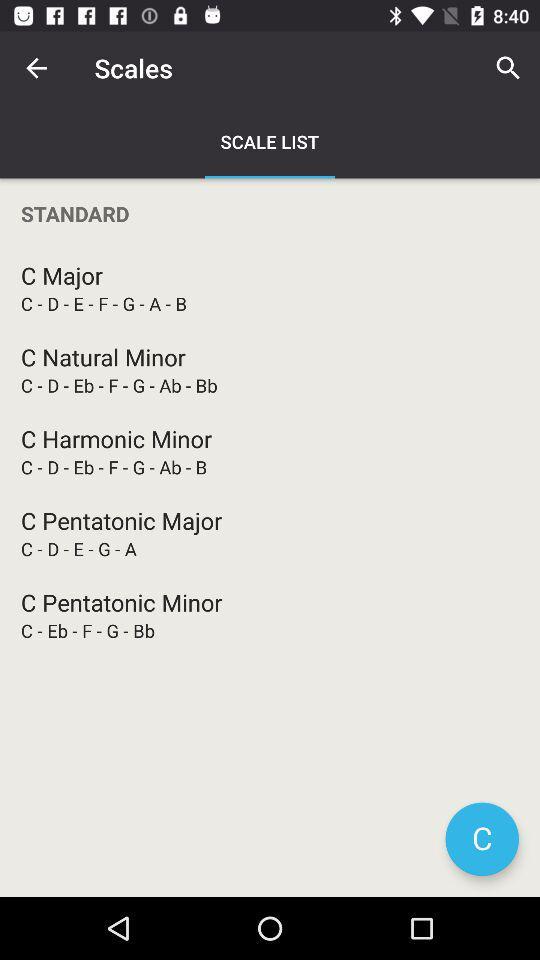 Image resolution: width=540 pixels, height=960 pixels. I want to click on the item to the right of scales item, so click(508, 68).